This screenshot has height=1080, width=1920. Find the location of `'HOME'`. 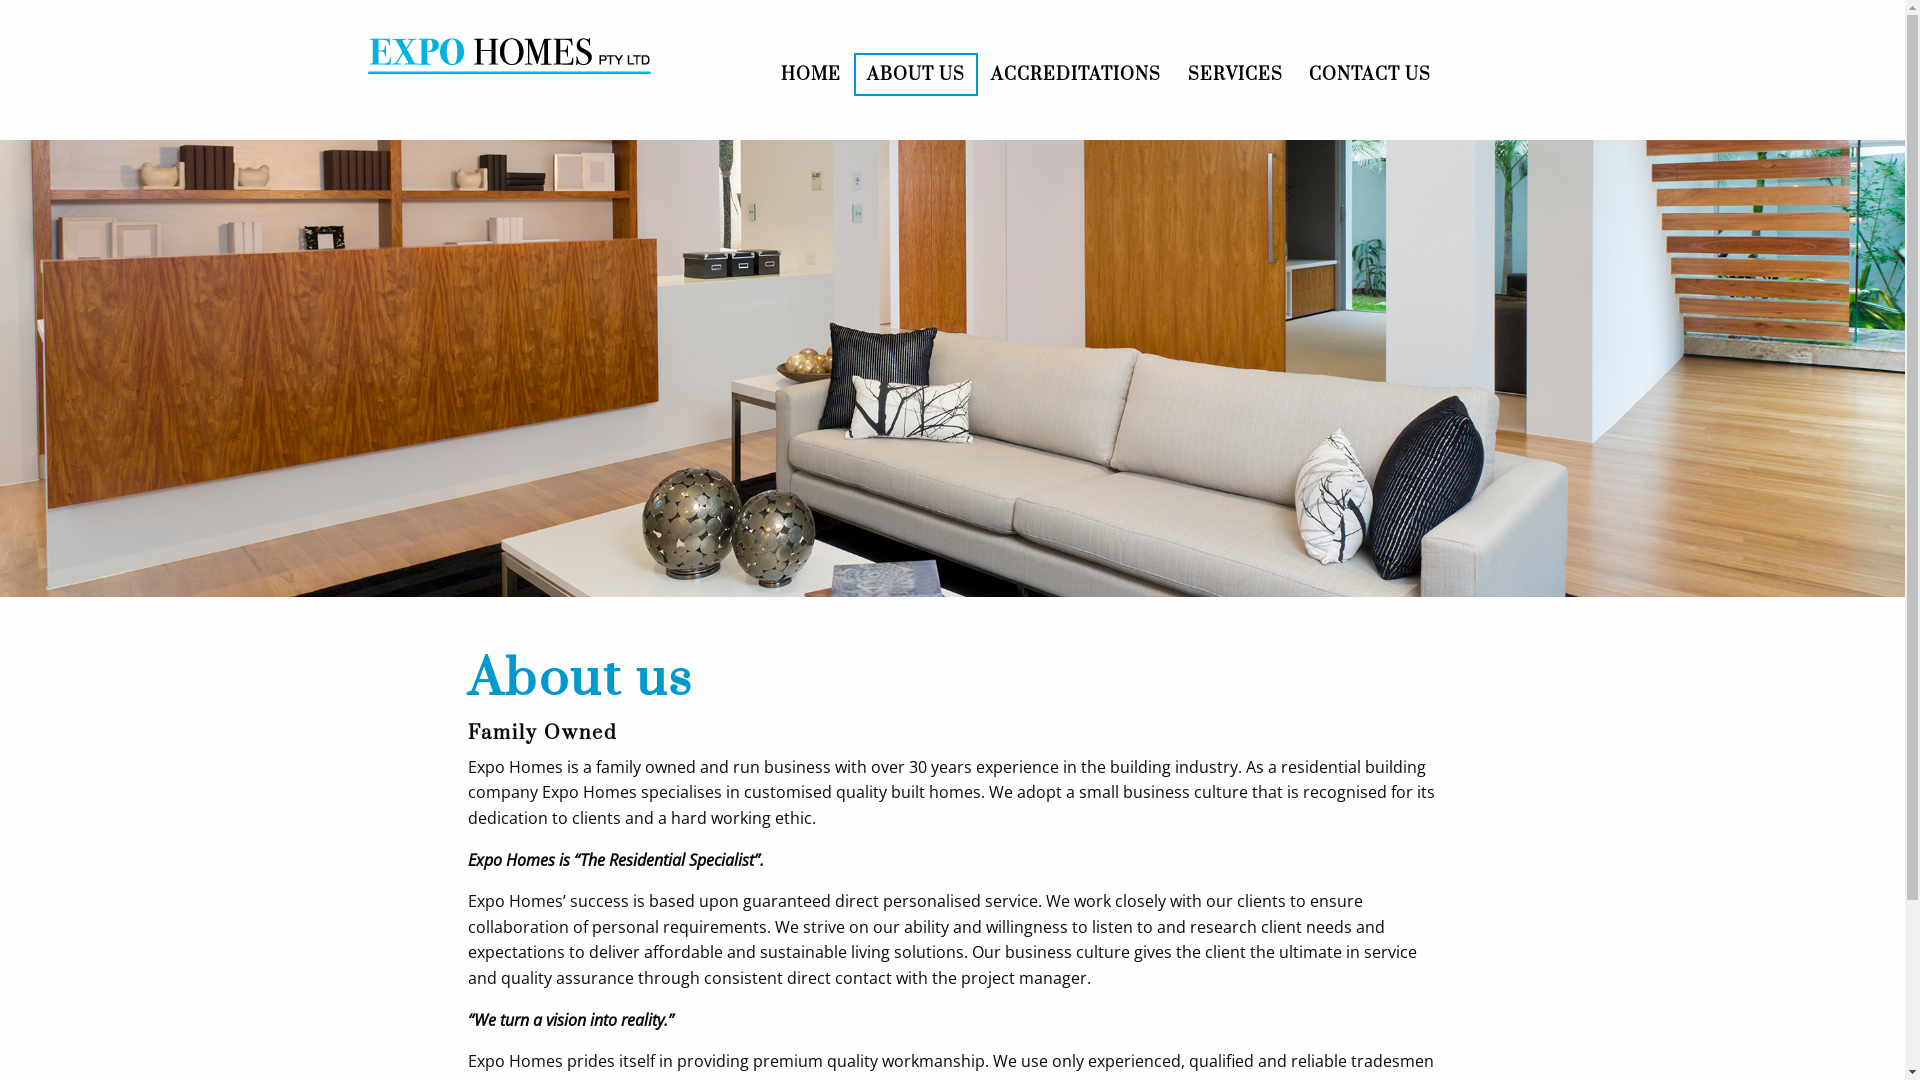

'HOME' is located at coordinates (810, 72).